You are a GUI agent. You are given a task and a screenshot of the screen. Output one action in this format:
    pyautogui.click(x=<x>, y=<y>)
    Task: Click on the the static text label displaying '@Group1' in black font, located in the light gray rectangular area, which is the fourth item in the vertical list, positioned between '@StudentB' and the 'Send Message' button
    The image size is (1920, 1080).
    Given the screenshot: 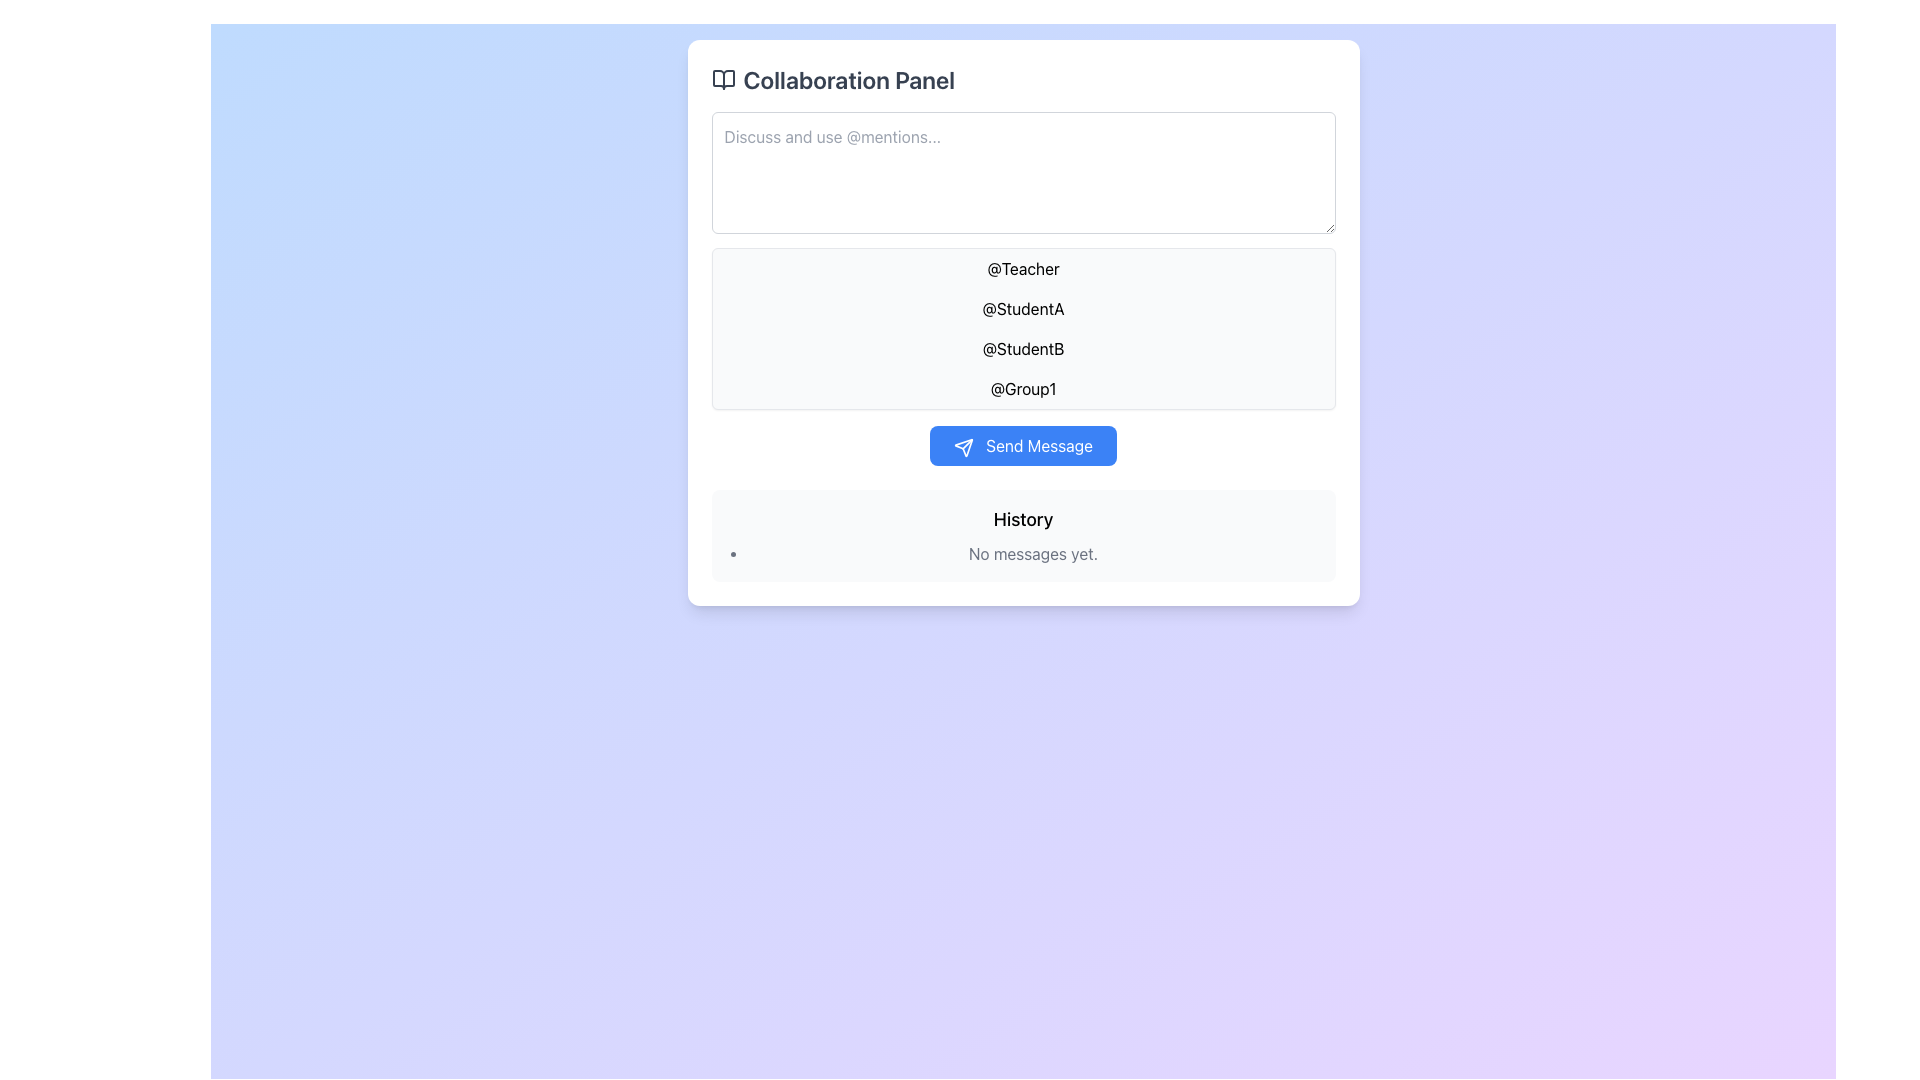 What is the action you would take?
    pyautogui.click(x=1023, y=389)
    